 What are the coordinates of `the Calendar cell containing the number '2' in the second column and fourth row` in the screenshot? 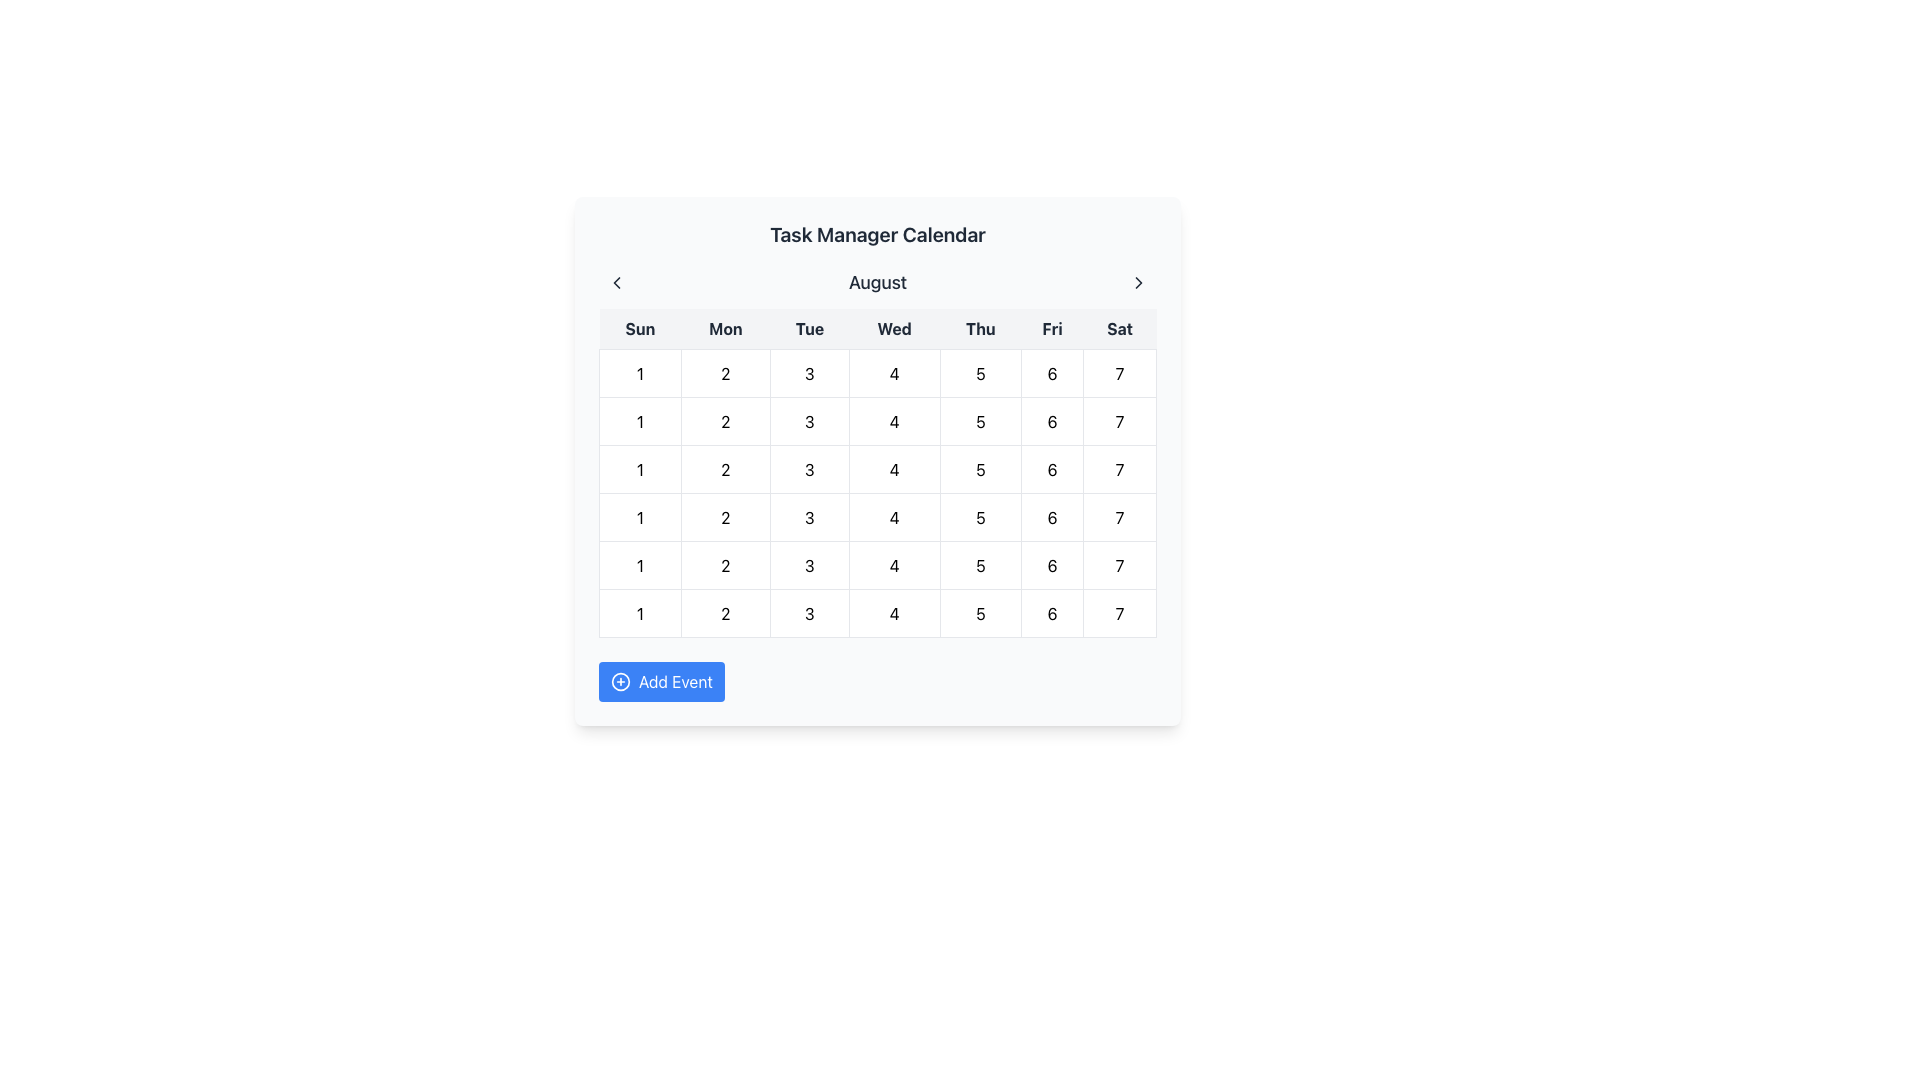 It's located at (724, 565).